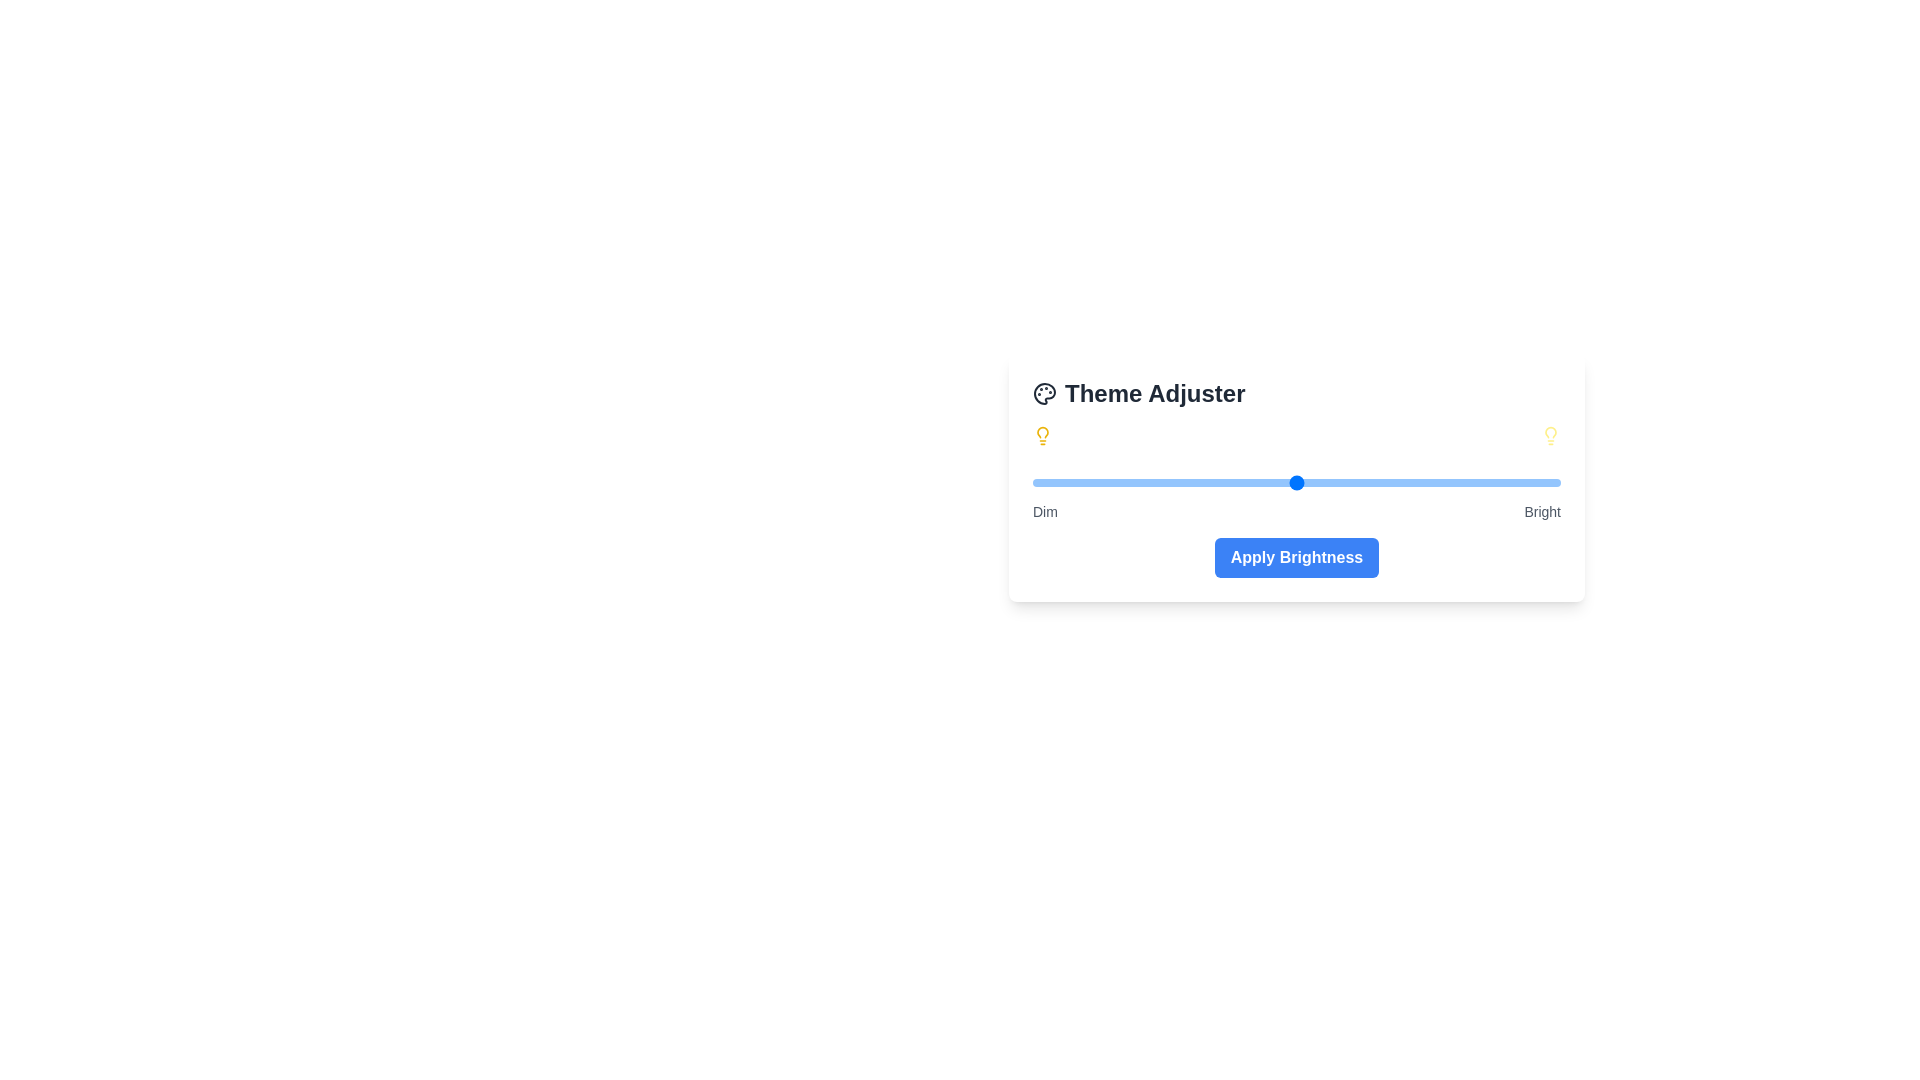 This screenshot has height=1080, width=1920. Describe the element at coordinates (1237, 482) in the screenshot. I see `the brightness slider to 39%` at that location.